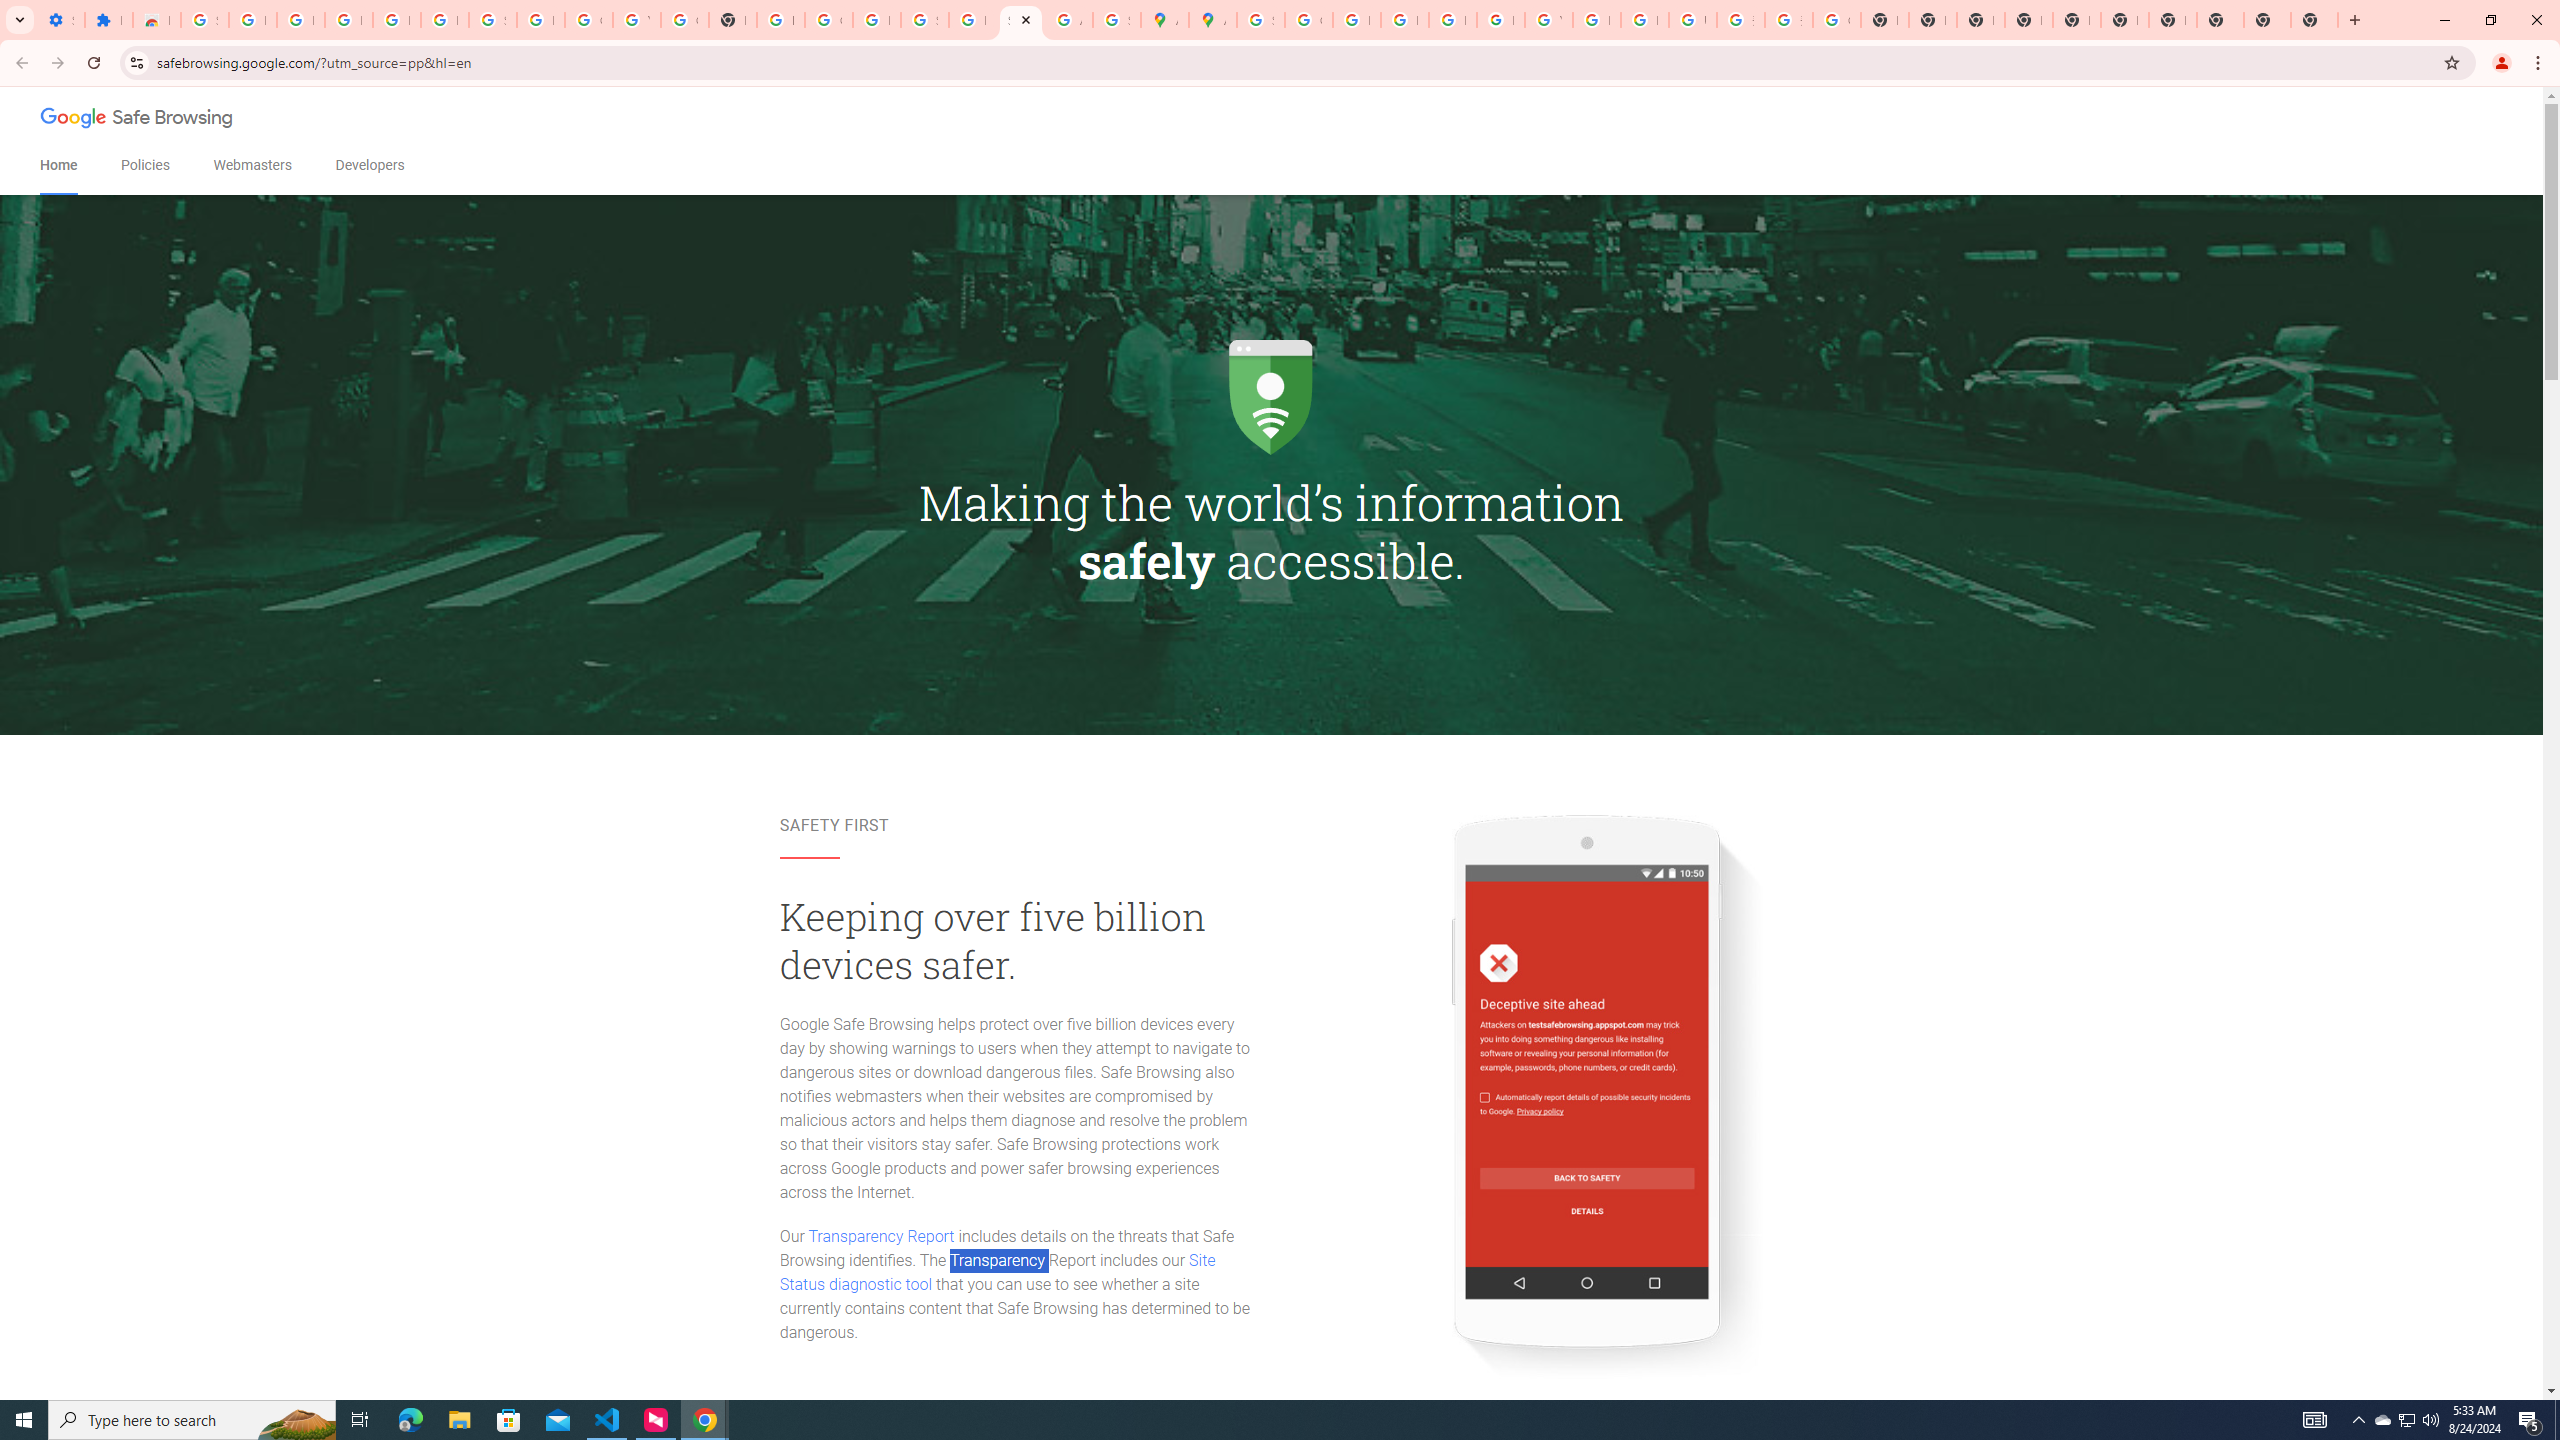 The height and width of the screenshot is (1440, 2560). Describe the element at coordinates (138, 119) in the screenshot. I see `'Google Safe Browsing'` at that location.